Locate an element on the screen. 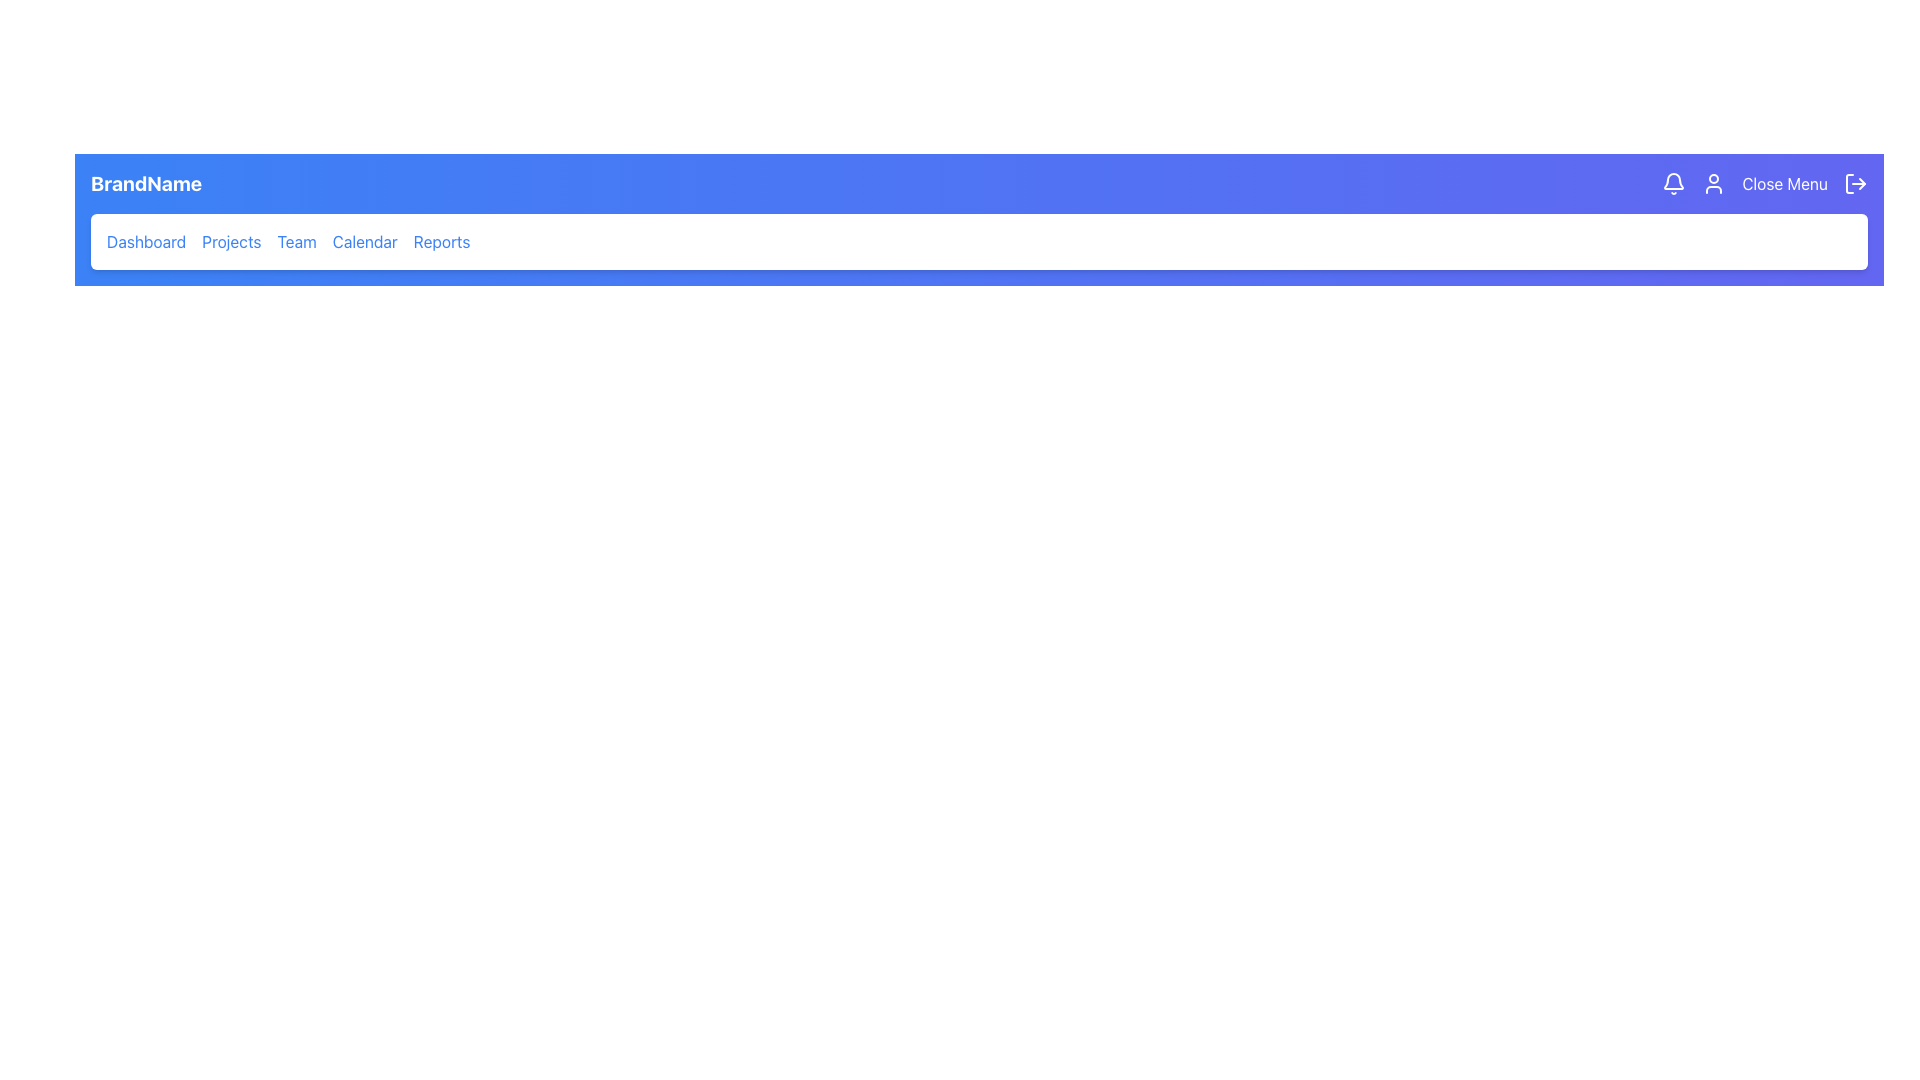  the logout button located at the far right of the header bar is located at coordinates (1855, 184).